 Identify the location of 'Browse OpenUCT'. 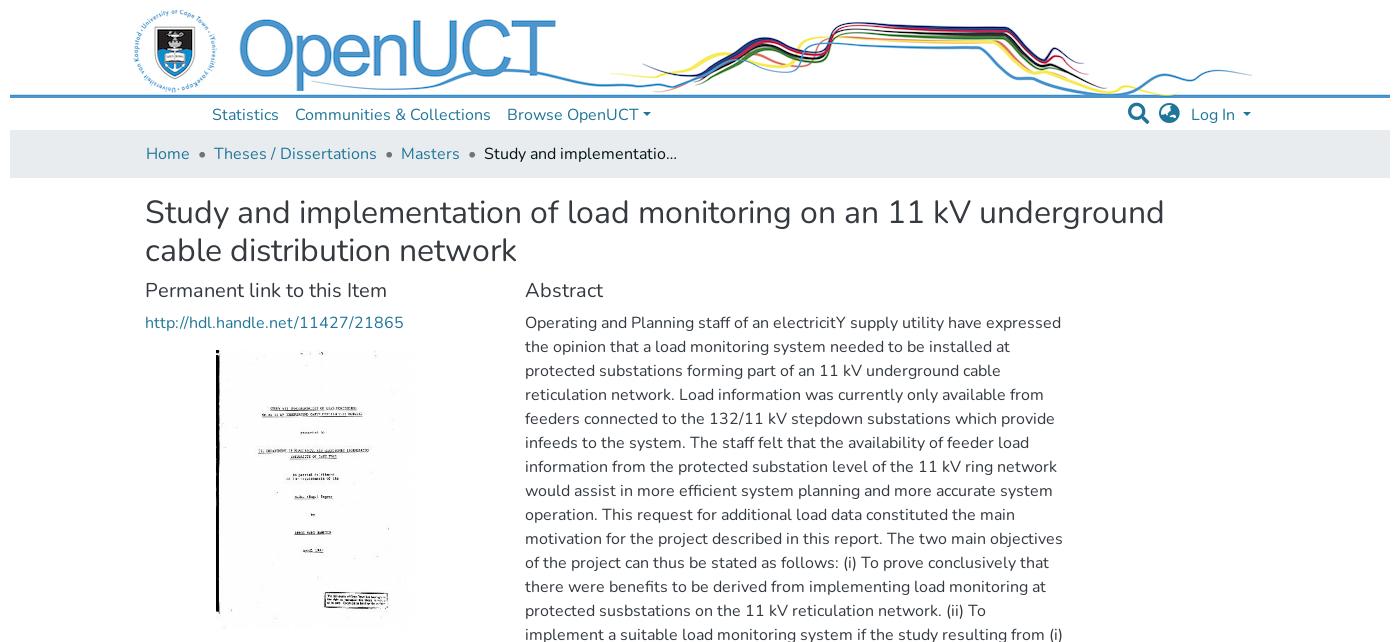
(572, 114).